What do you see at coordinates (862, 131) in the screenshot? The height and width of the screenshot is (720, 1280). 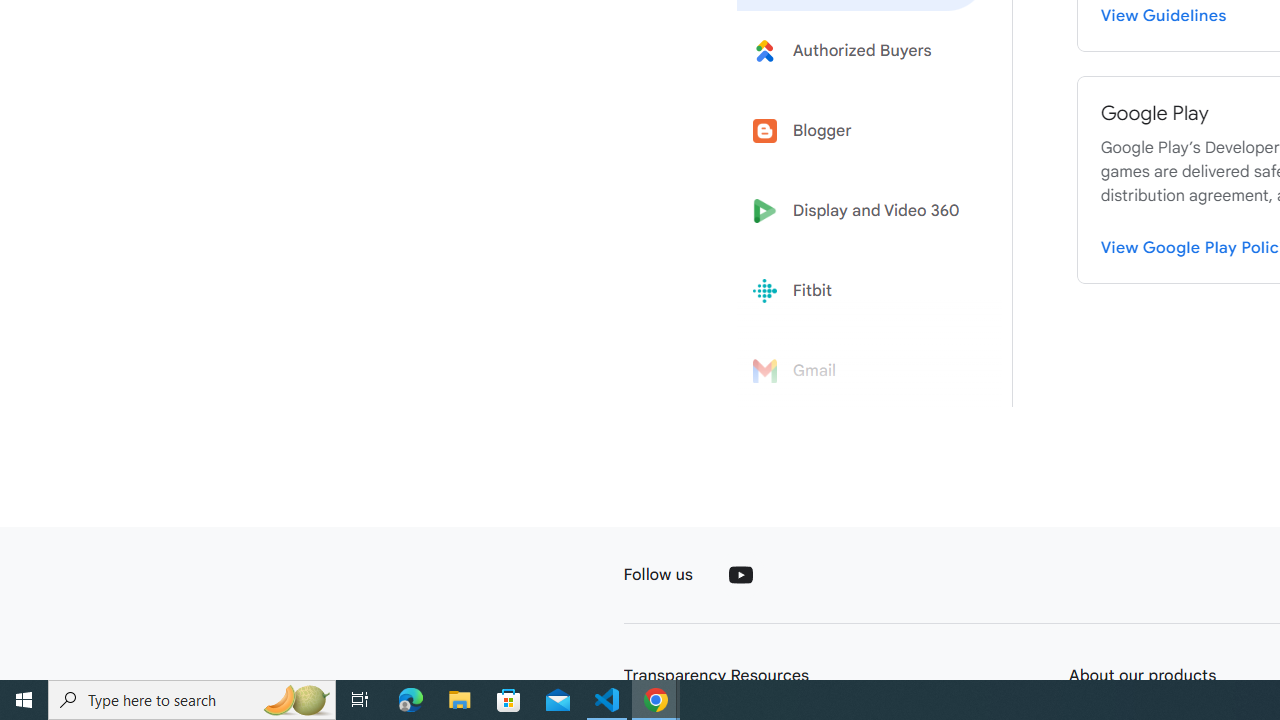 I see `'Blogger'` at bounding box center [862, 131].